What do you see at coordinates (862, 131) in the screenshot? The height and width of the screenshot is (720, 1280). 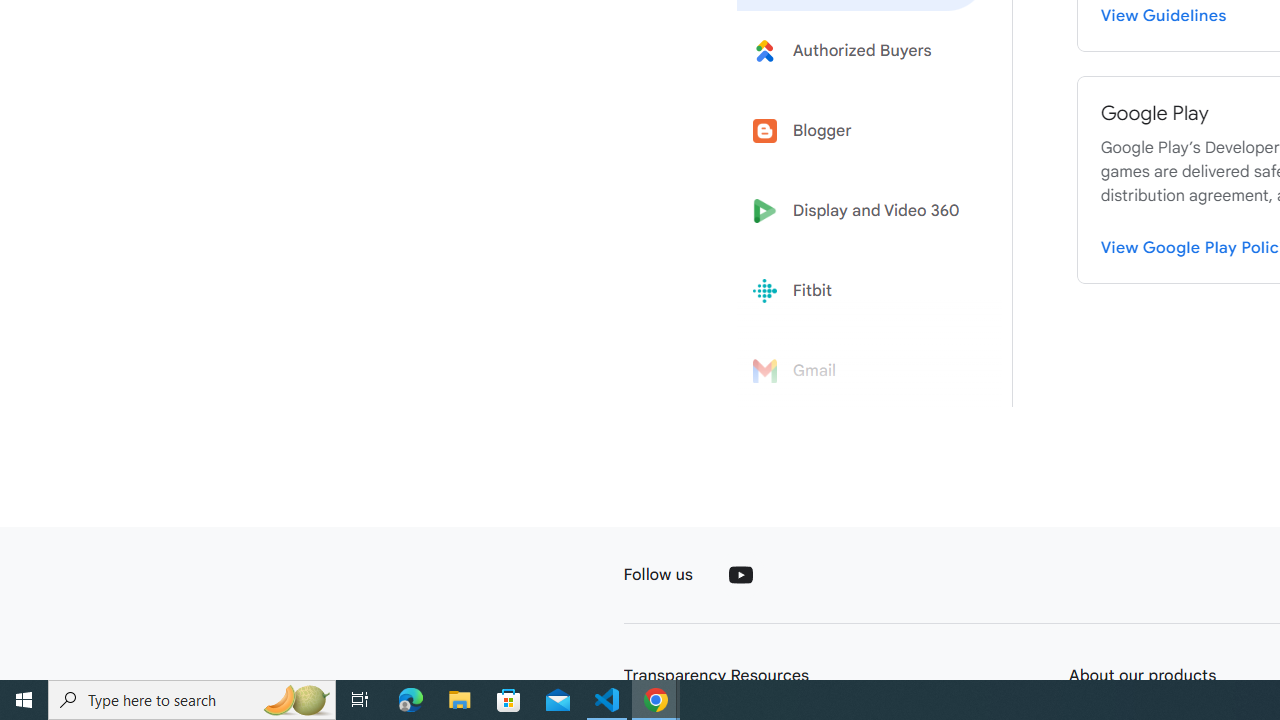 I see `'Blogger'` at bounding box center [862, 131].